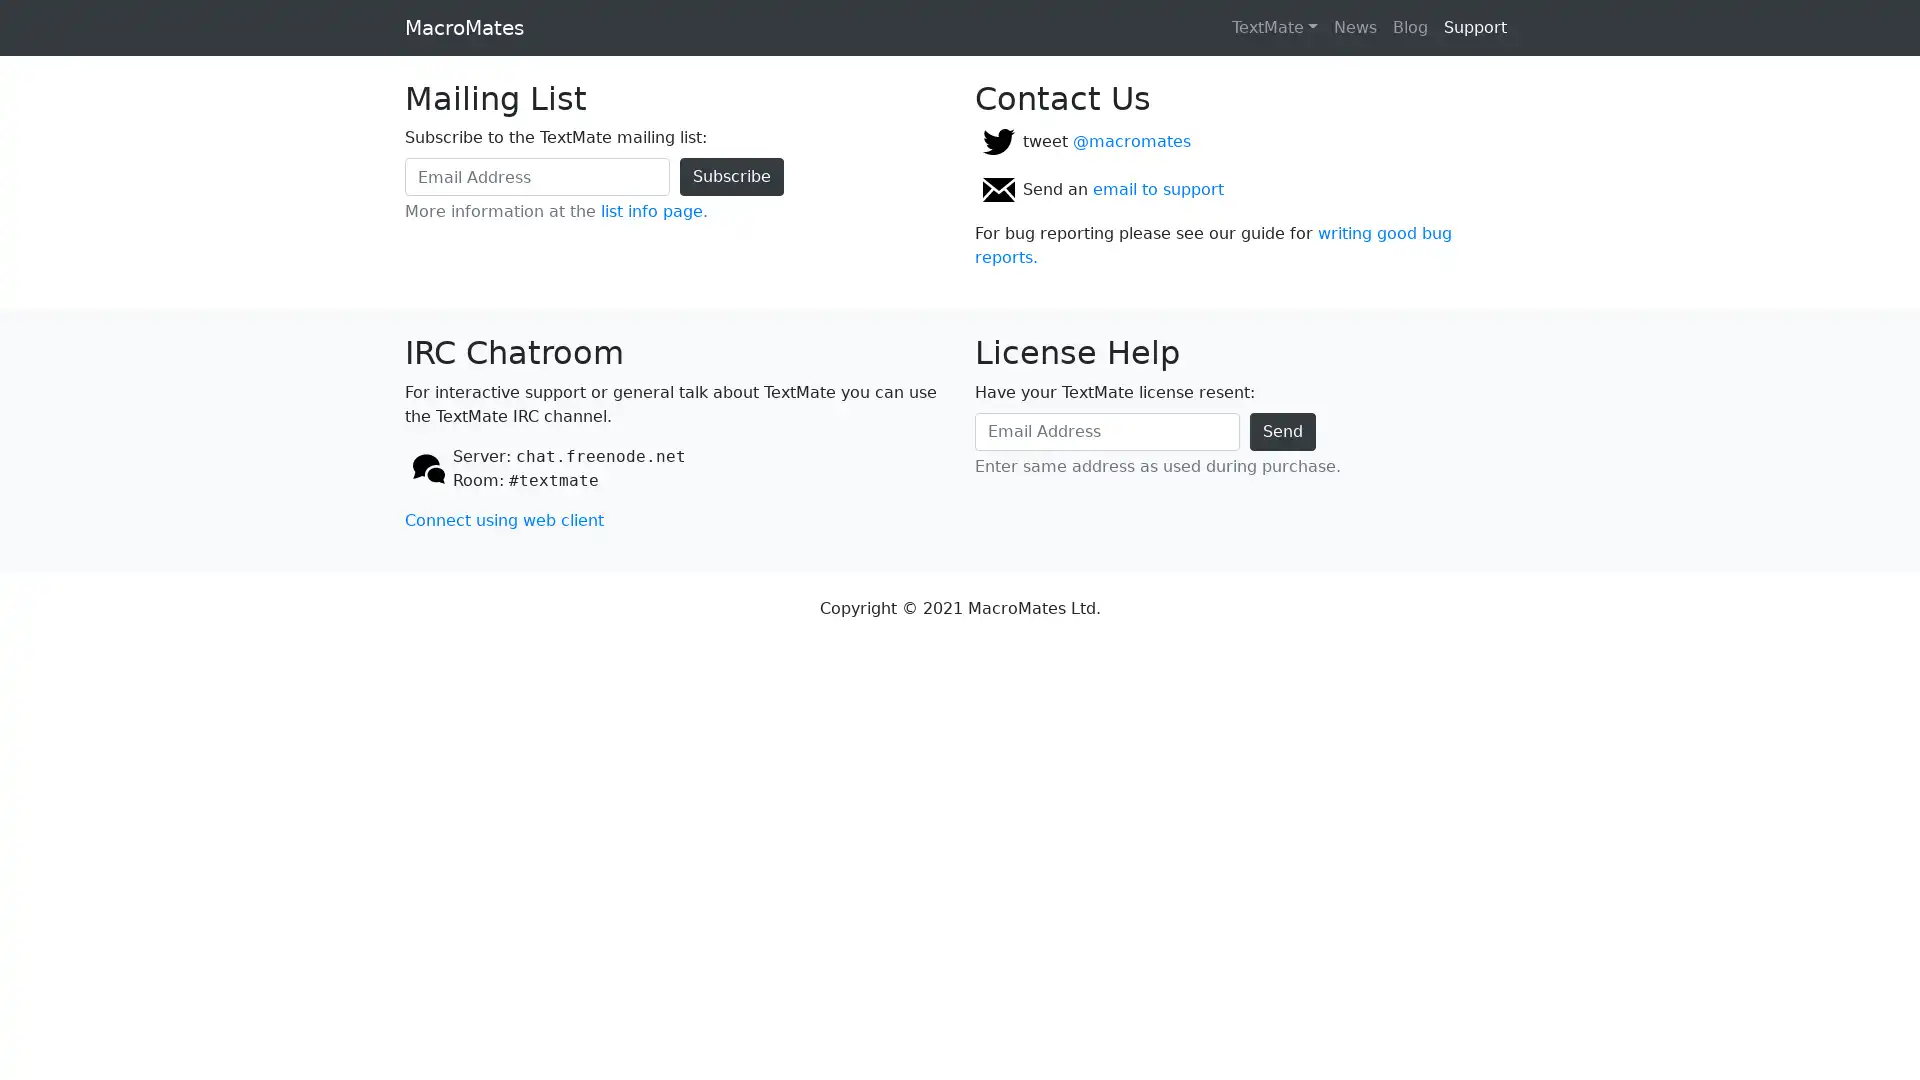 The image size is (1920, 1080). Describe the element at coordinates (1282, 430) in the screenshot. I see `Send` at that location.